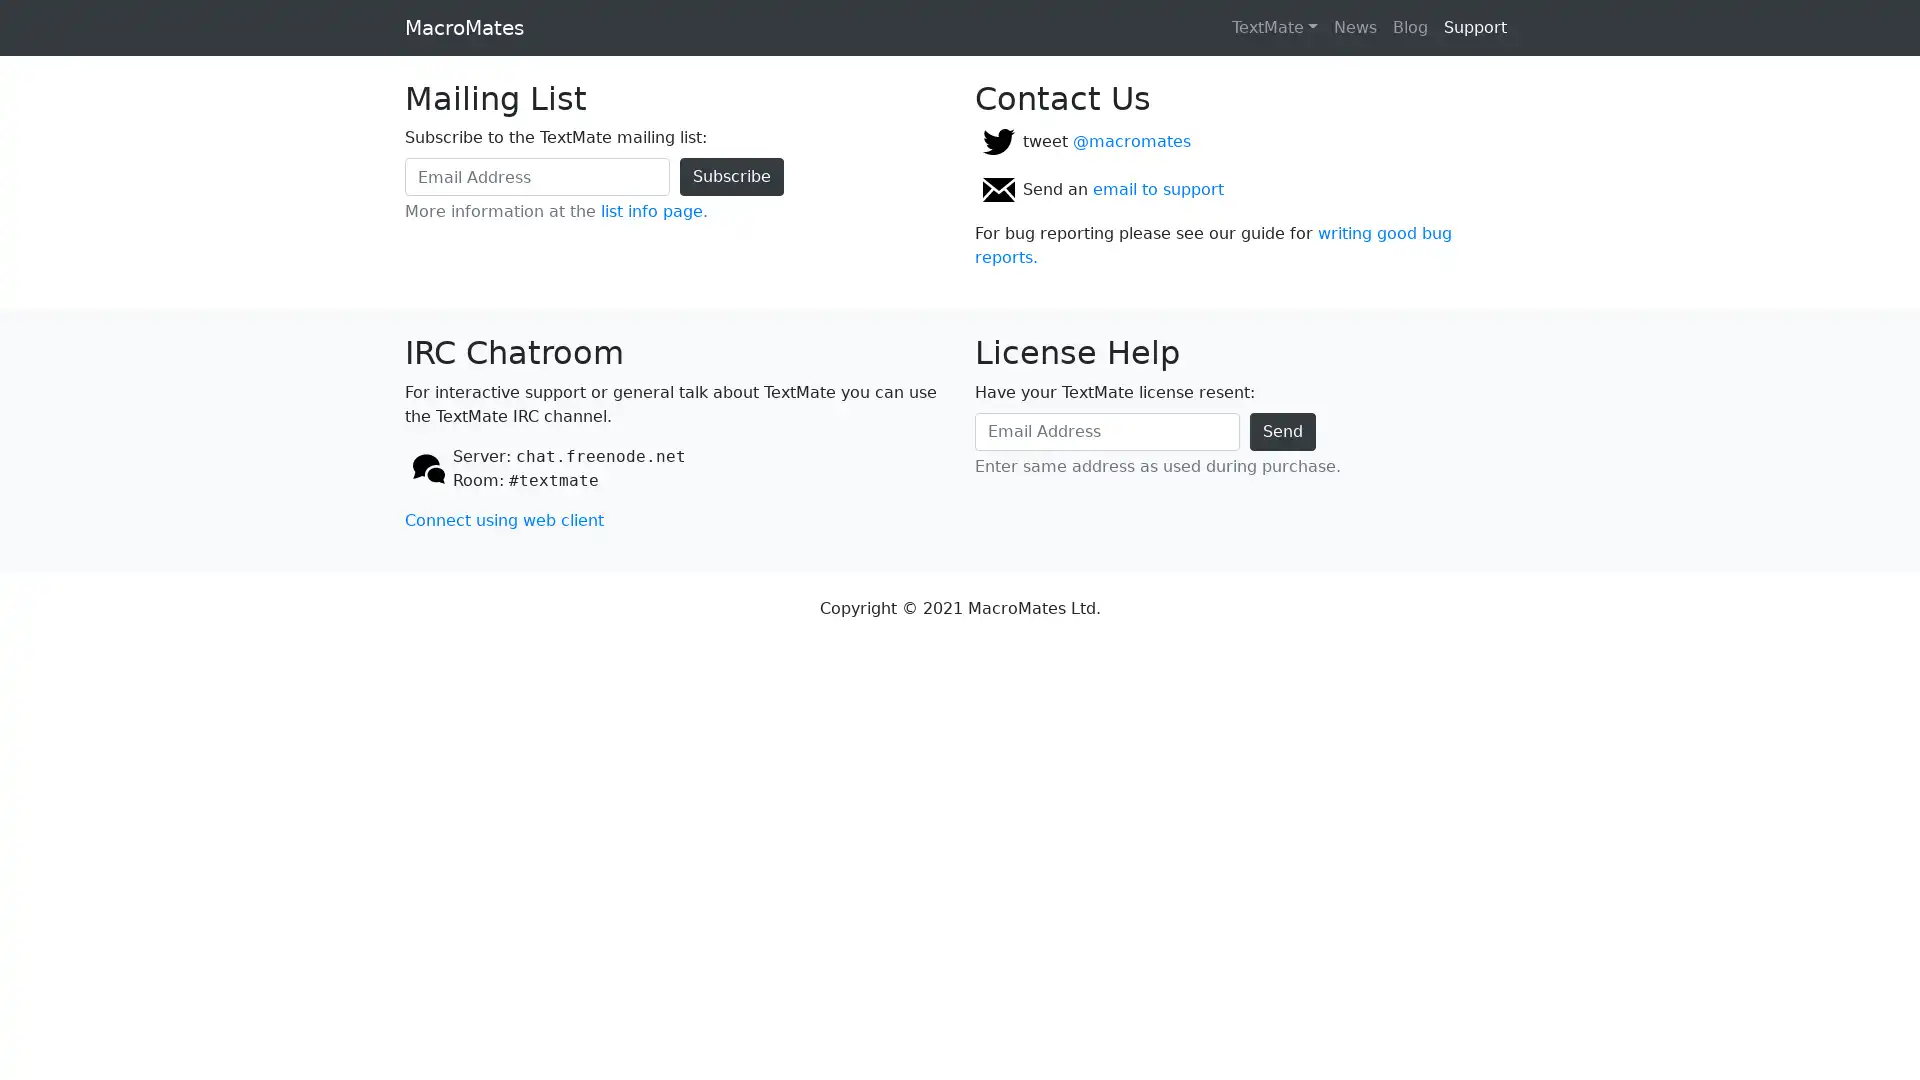 The image size is (1920, 1080). Describe the element at coordinates (1282, 430) in the screenshot. I see `Send` at that location.